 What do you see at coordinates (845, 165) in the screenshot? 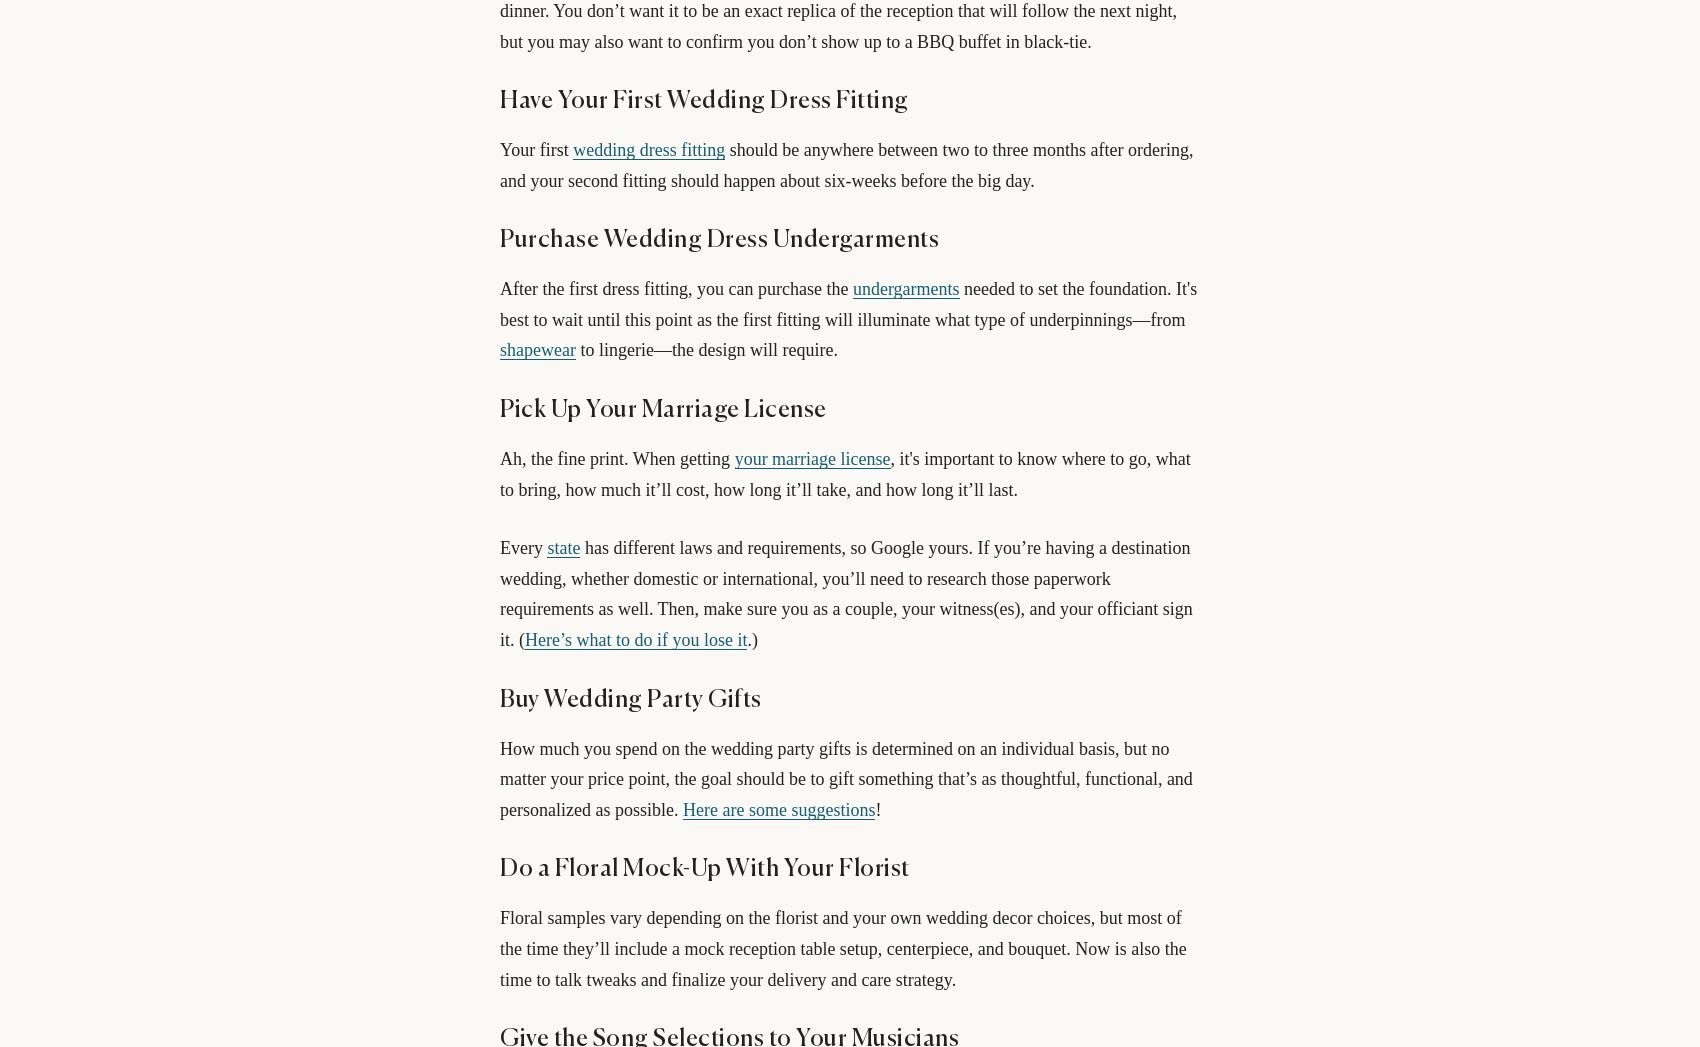
I see `'should be anywhere between two to three months after ordering, and your second fitting should happen about six-weeks before the big day.'` at bounding box center [845, 165].